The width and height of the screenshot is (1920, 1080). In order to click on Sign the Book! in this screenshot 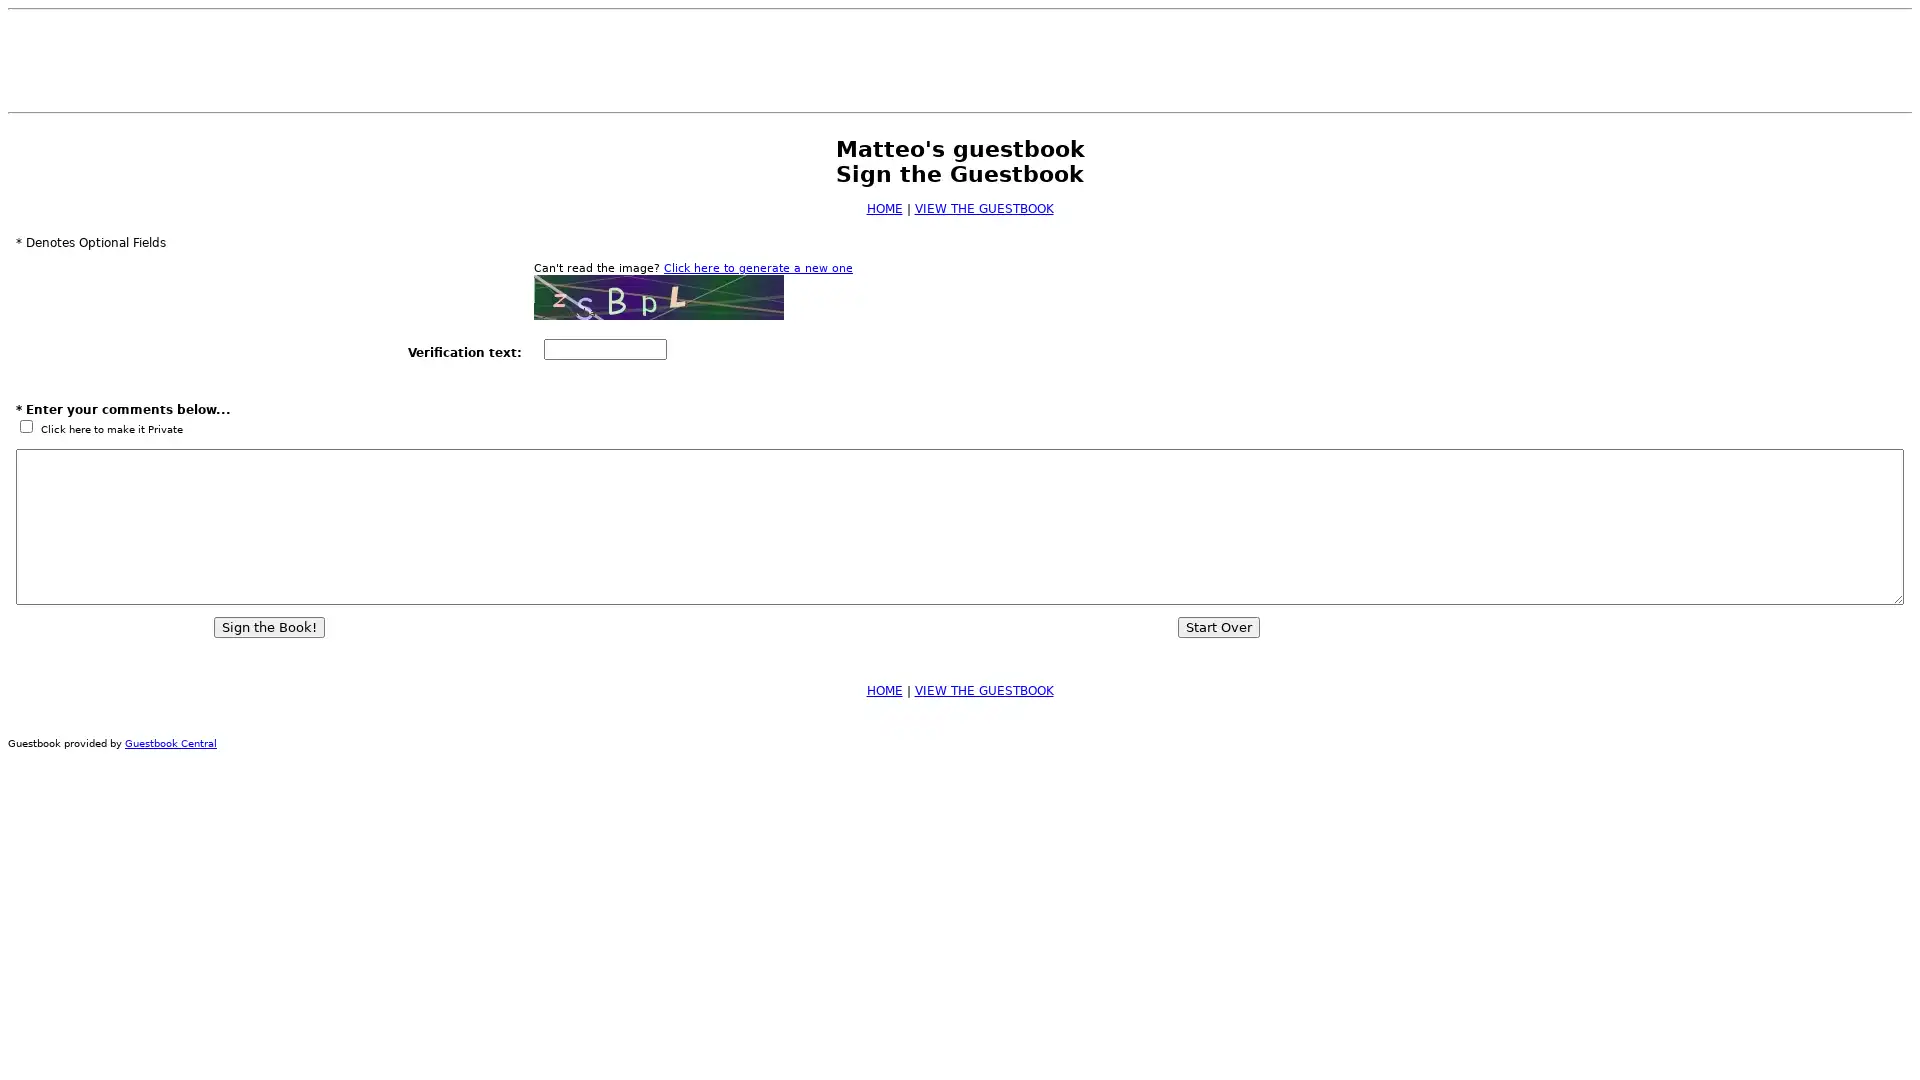, I will do `click(267, 626)`.